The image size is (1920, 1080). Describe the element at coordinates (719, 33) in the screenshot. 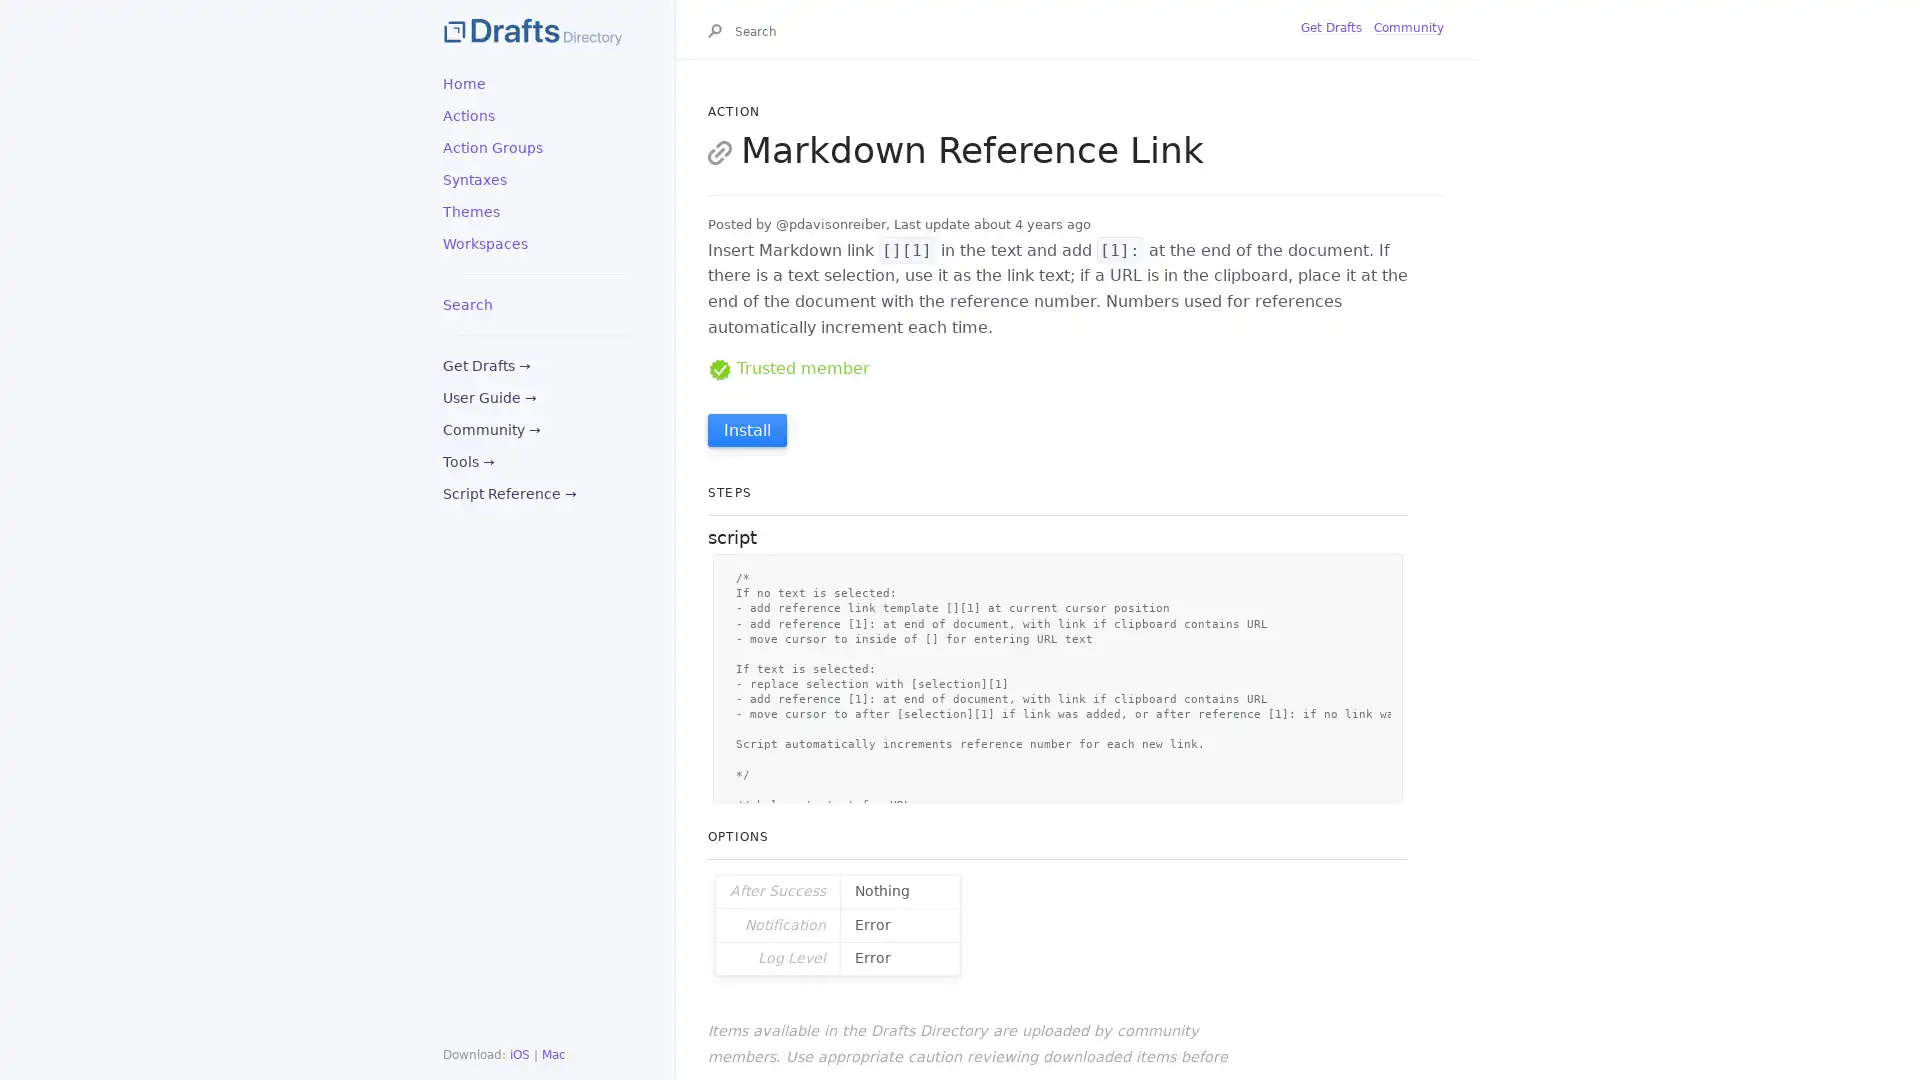

I see `Search` at that location.